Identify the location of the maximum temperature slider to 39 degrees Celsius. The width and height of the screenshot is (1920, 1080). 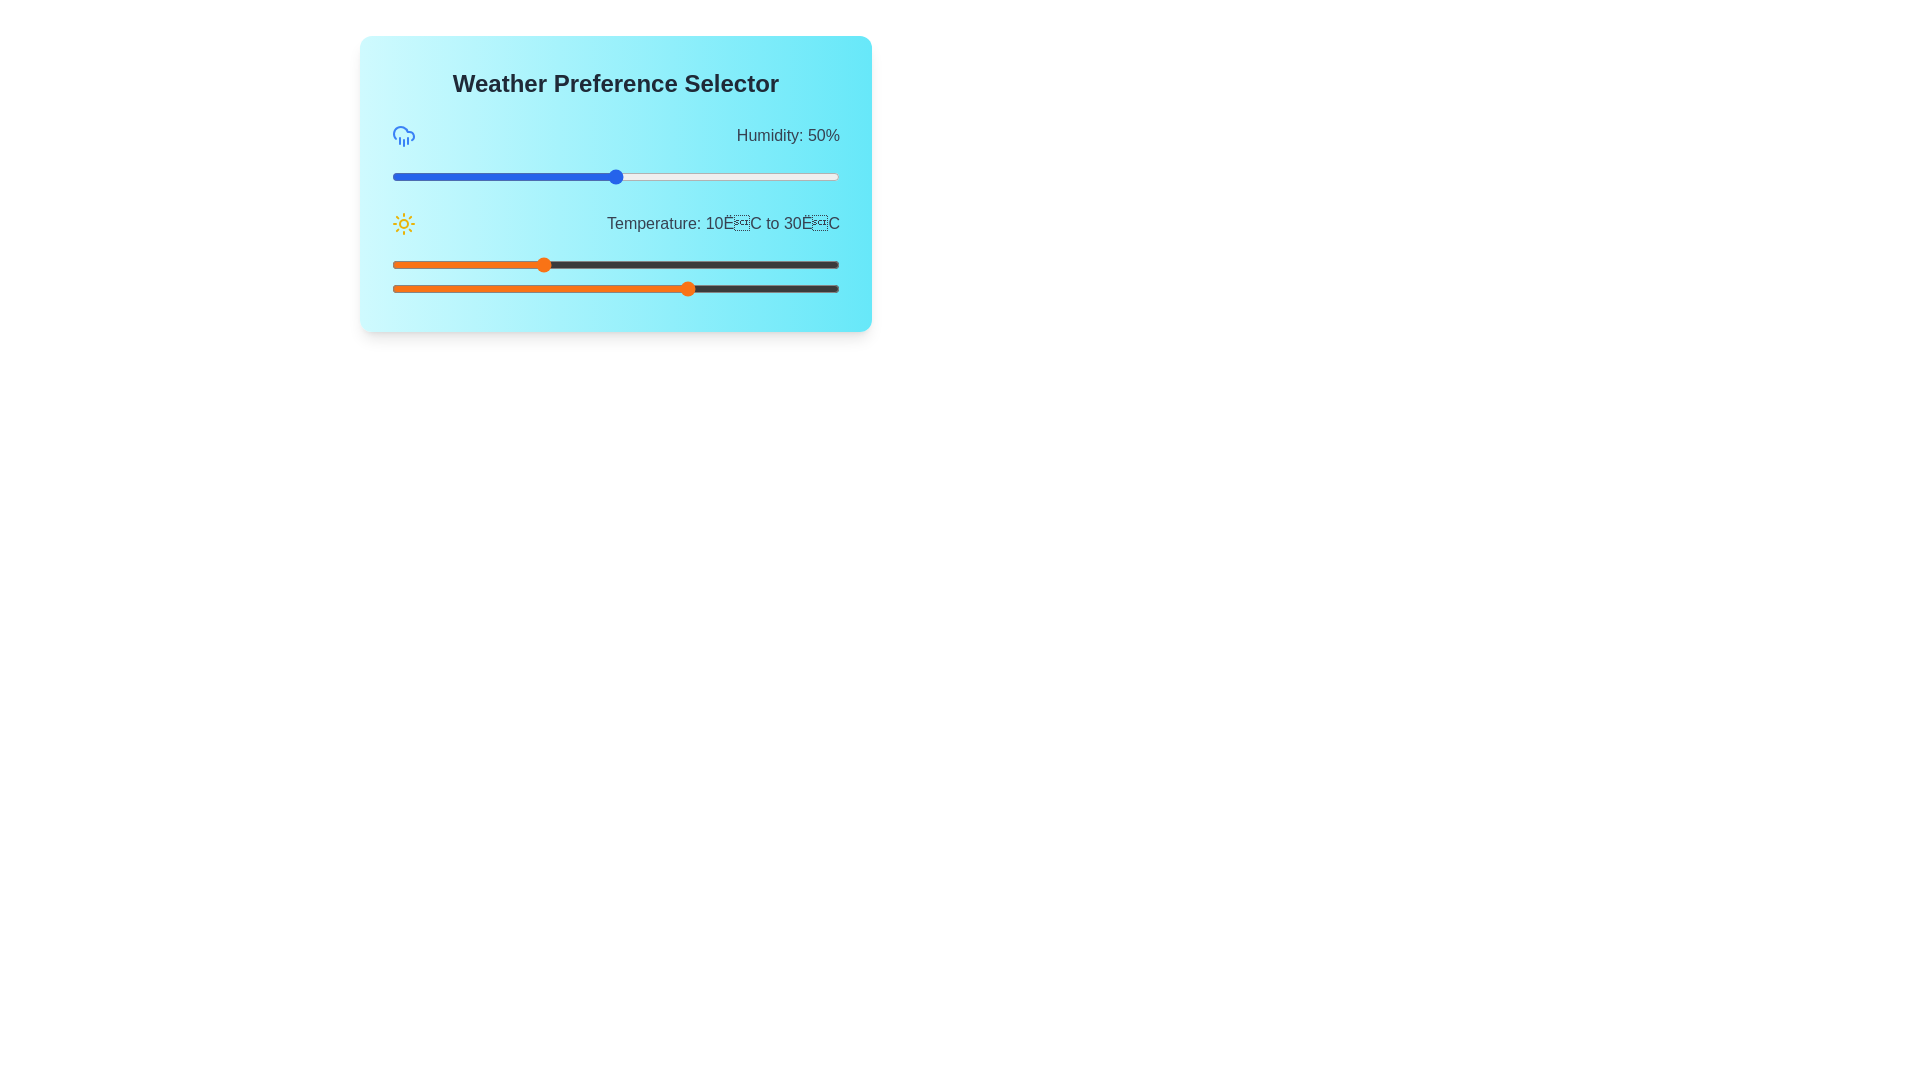
(756, 289).